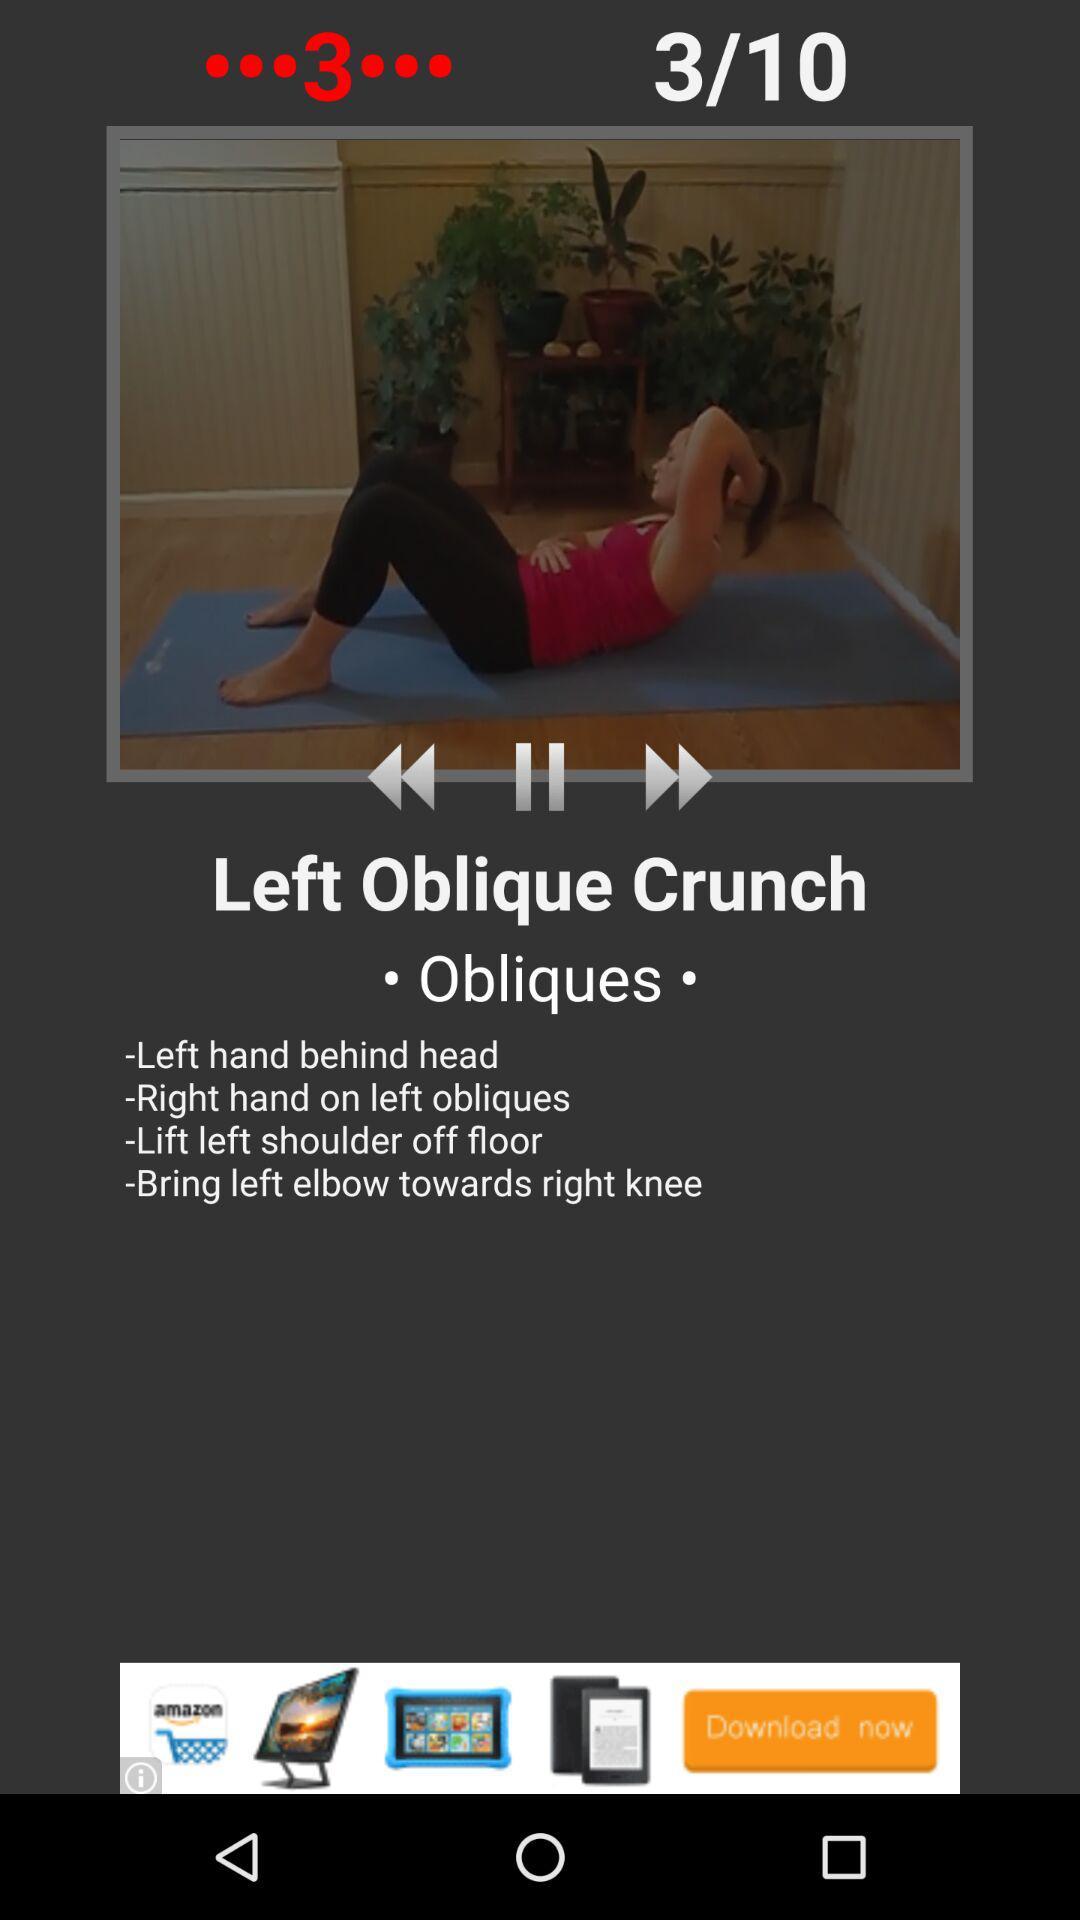 Image resolution: width=1080 pixels, height=1920 pixels. Describe the element at coordinates (540, 776) in the screenshot. I see `pause exercise` at that location.